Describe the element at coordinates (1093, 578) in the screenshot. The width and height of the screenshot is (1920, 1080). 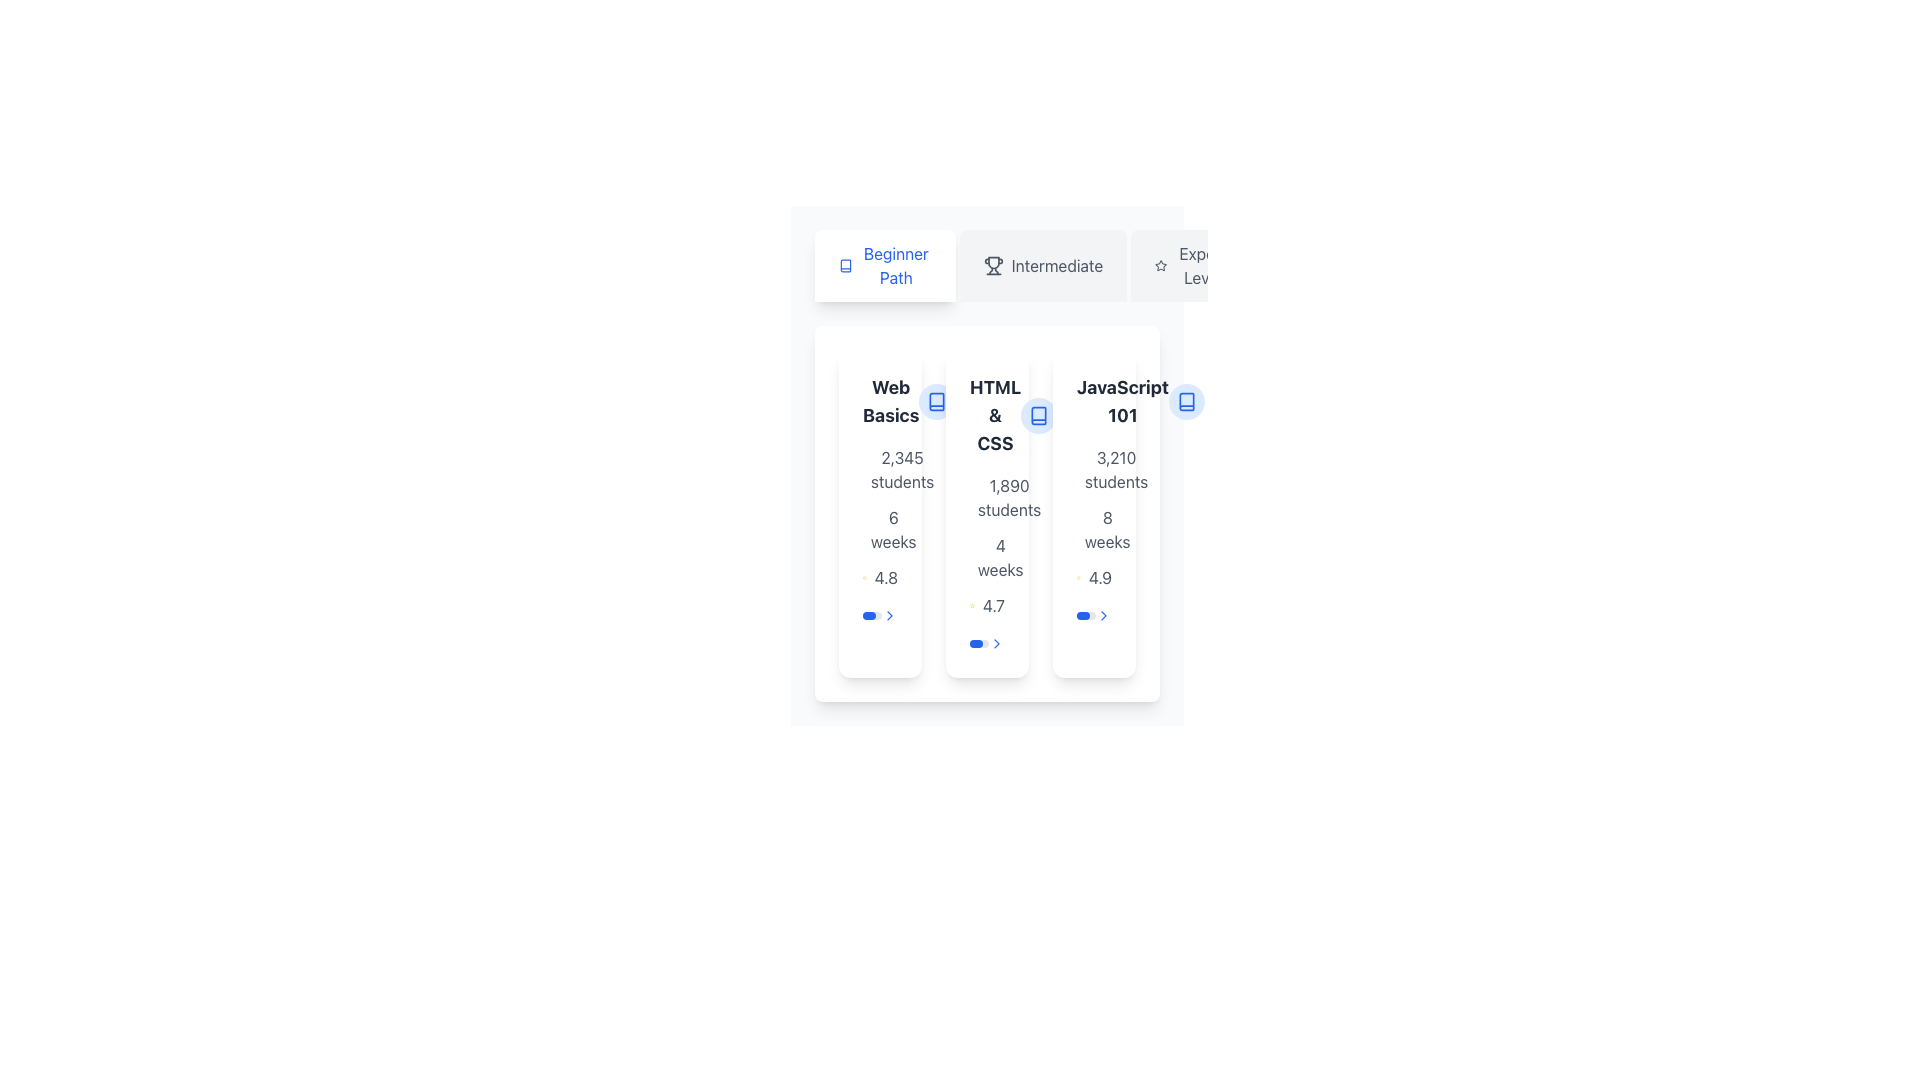
I see `the static display component showing the rating '4.9' with a yellow star icon, located at the bottom of the 'JavaScript 101' card` at that location.